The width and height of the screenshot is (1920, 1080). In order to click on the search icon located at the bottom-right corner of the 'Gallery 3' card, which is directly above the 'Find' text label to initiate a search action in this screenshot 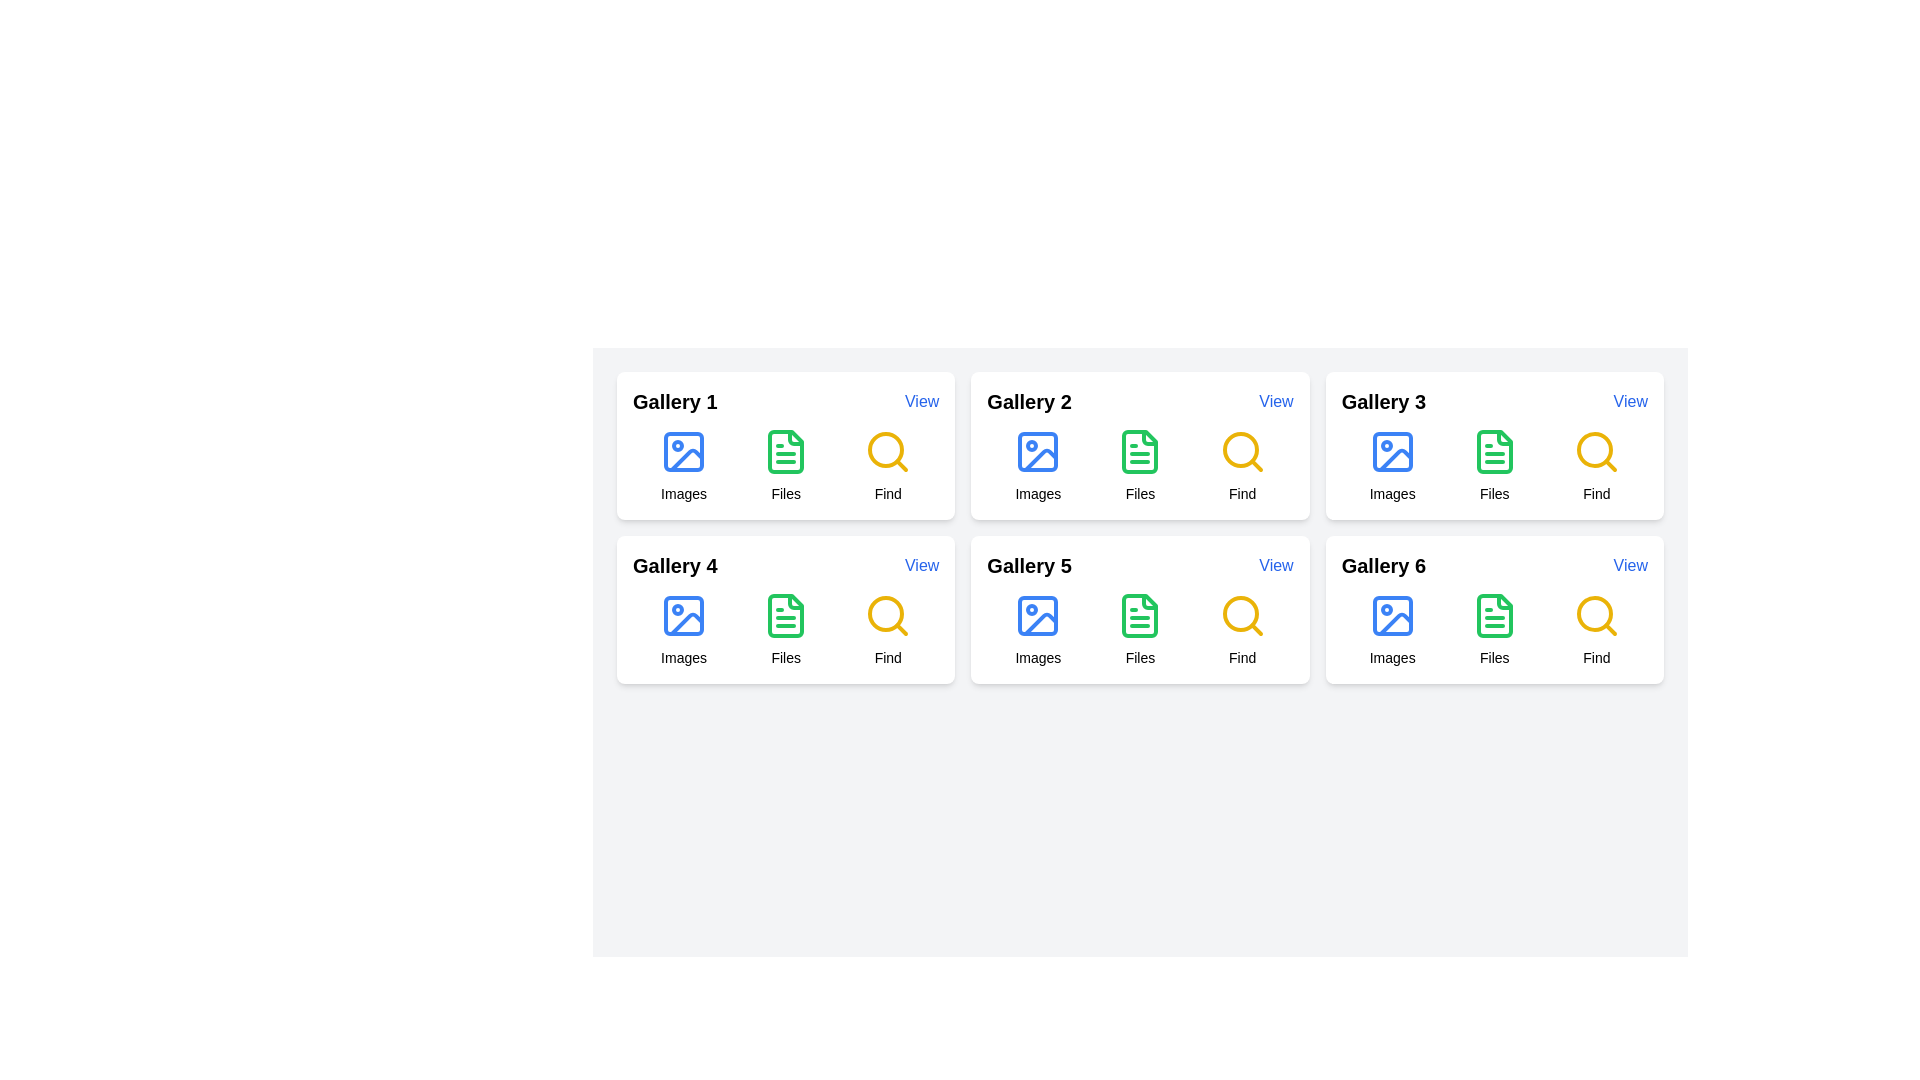, I will do `click(1595, 451)`.